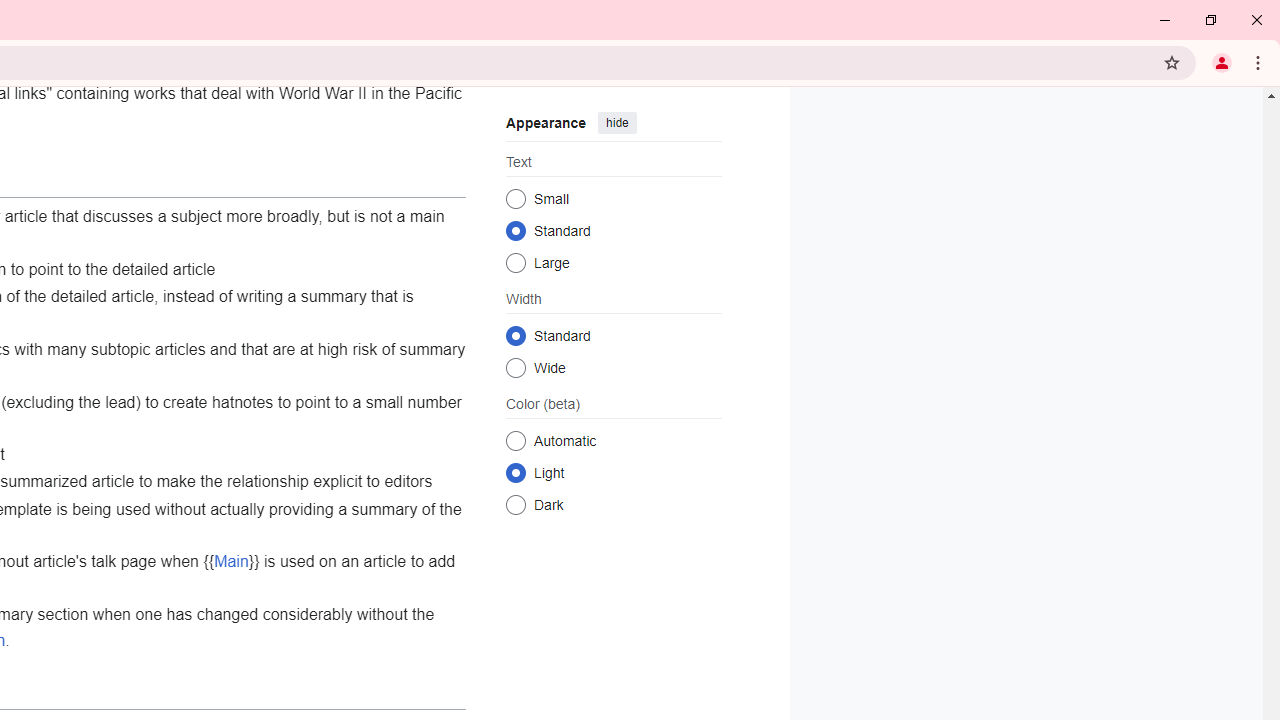 This screenshot has width=1280, height=720. I want to click on 'Light', so click(515, 472).